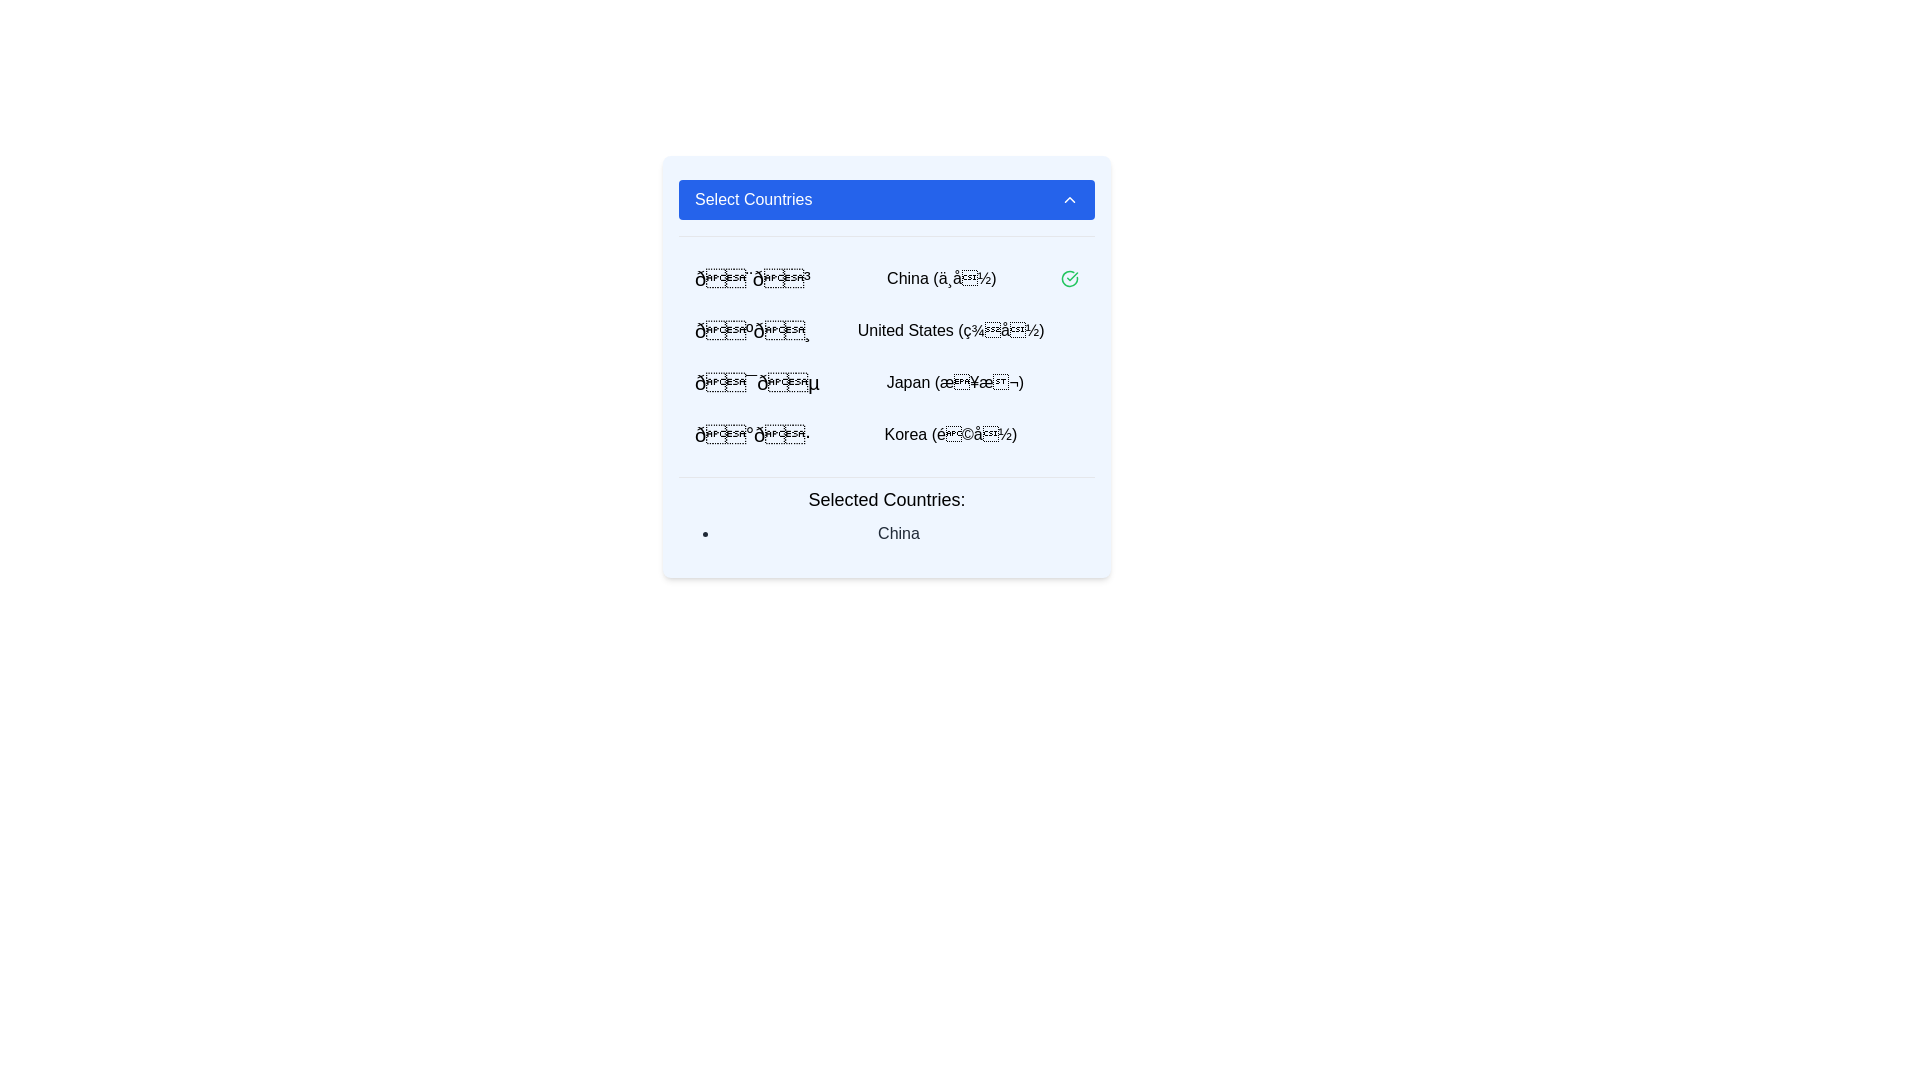  Describe the element at coordinates (1069, 278) in the screenshot. I see `the selection status indicated by the green checkmark icon with a circular outline, located at the right end of the list item labeled 'China (中国)'` at that location.